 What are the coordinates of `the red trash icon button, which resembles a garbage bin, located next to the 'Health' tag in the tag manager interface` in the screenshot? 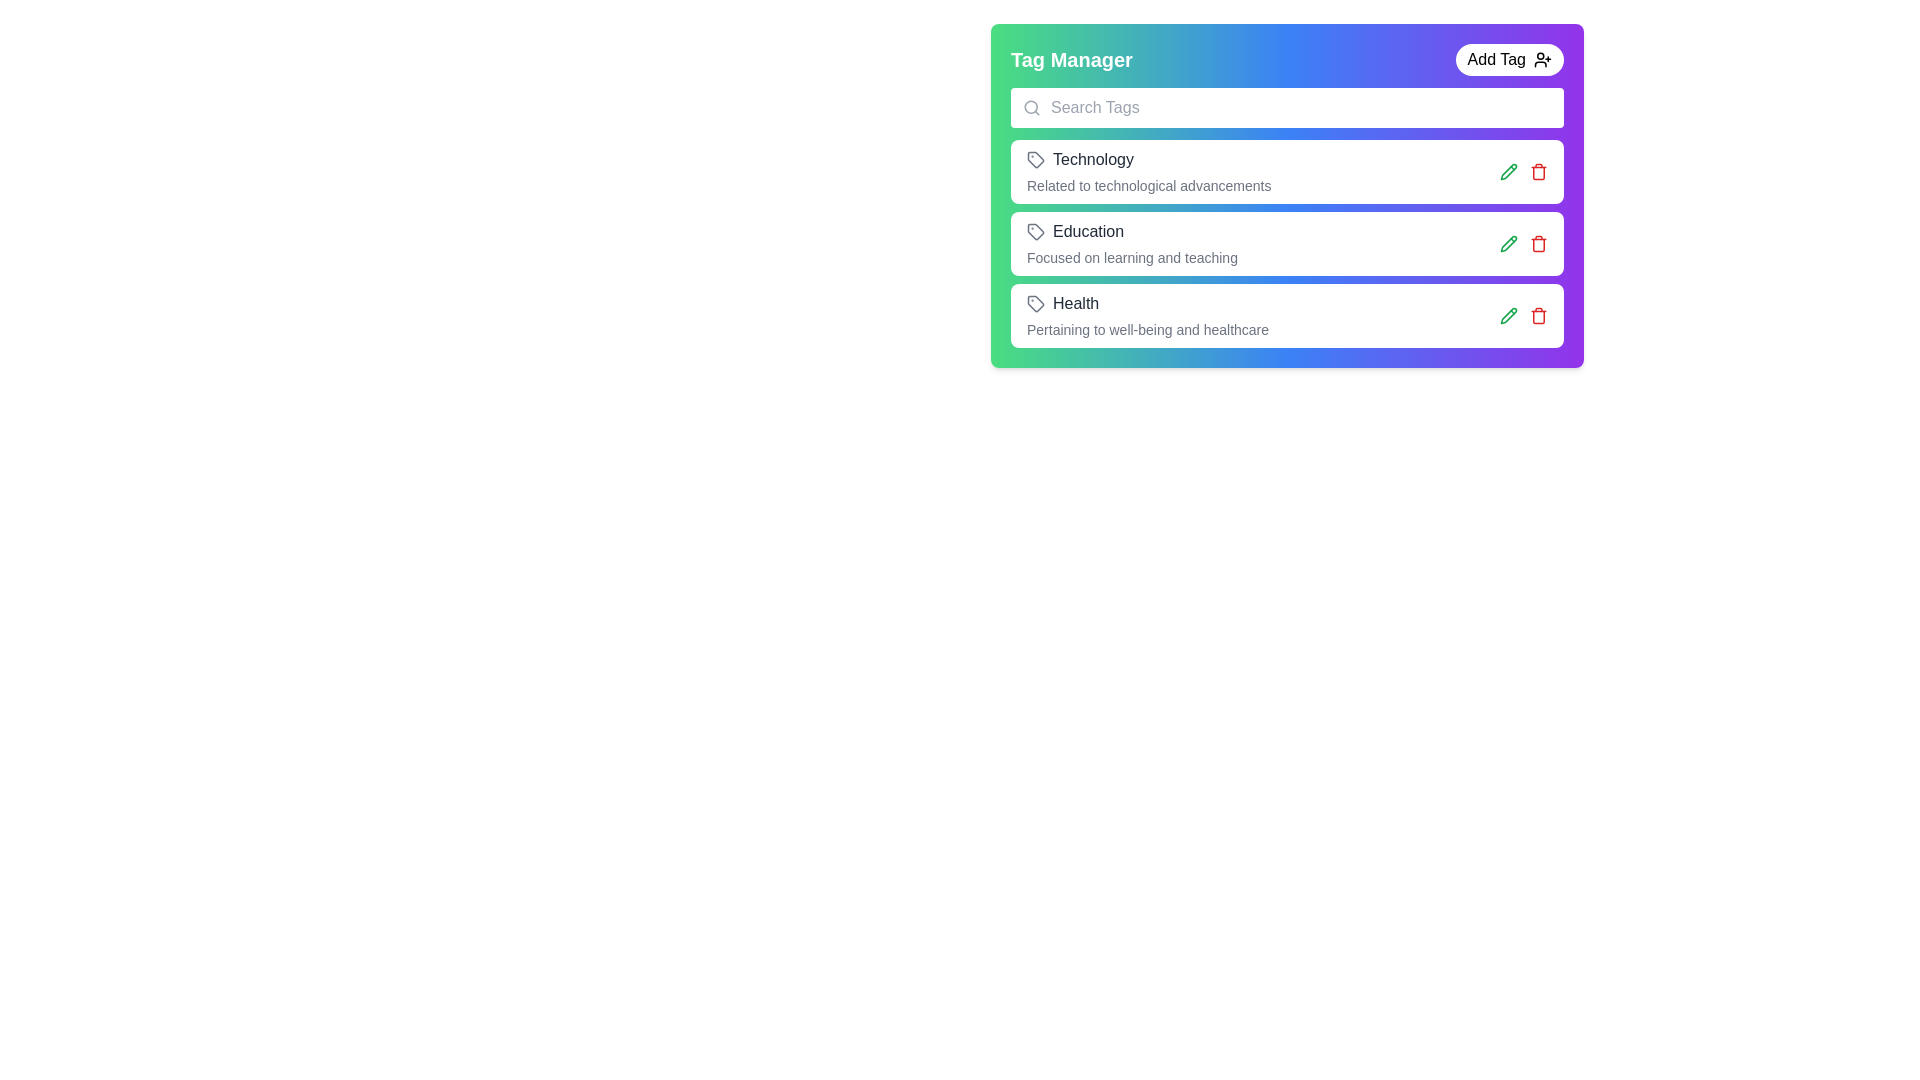 It's located at (1538, 315).